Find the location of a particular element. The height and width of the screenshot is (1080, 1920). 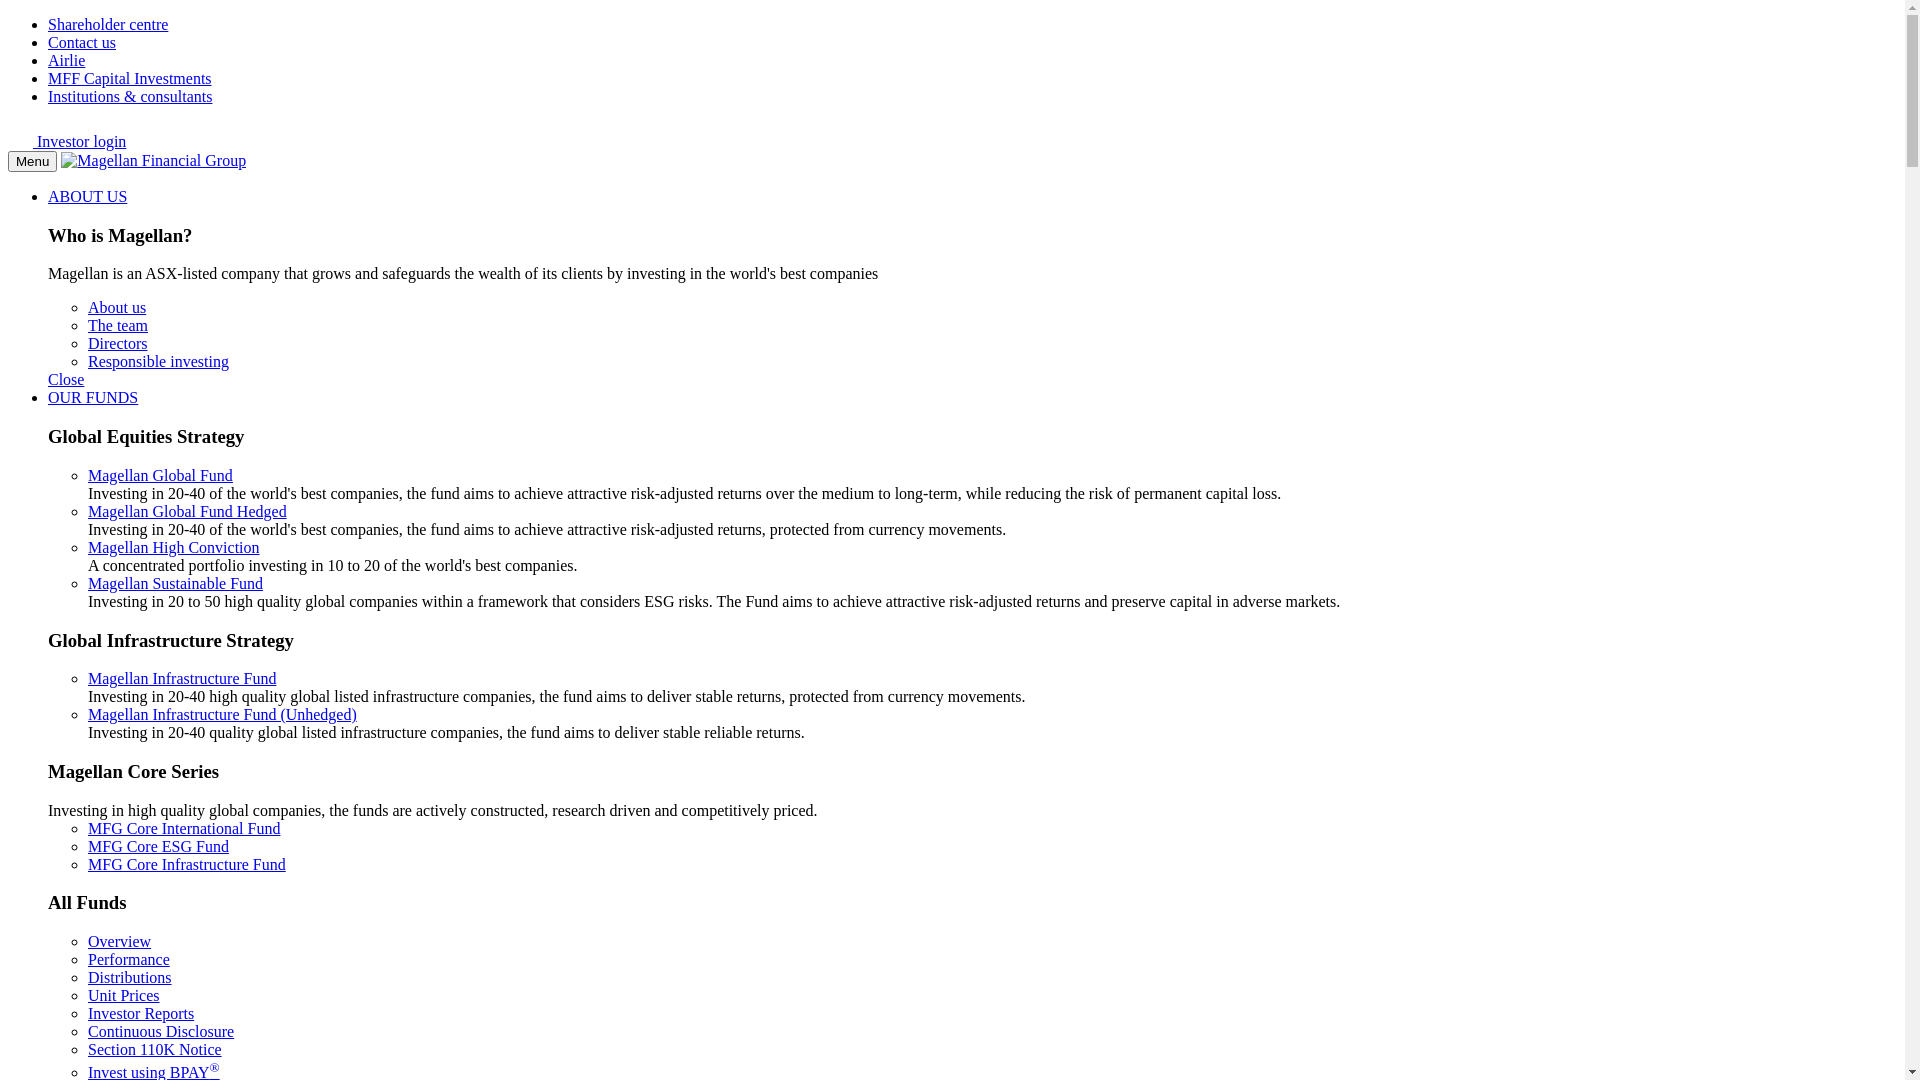

'Distributions' is located at coordinates (128, 976).